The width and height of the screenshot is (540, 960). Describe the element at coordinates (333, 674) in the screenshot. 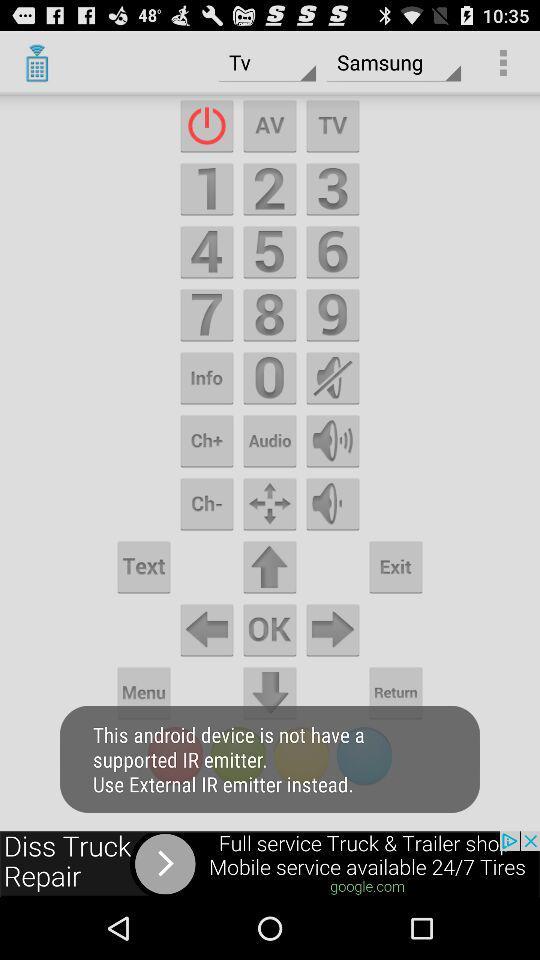

I see `the arrow_forward icon` at that location.